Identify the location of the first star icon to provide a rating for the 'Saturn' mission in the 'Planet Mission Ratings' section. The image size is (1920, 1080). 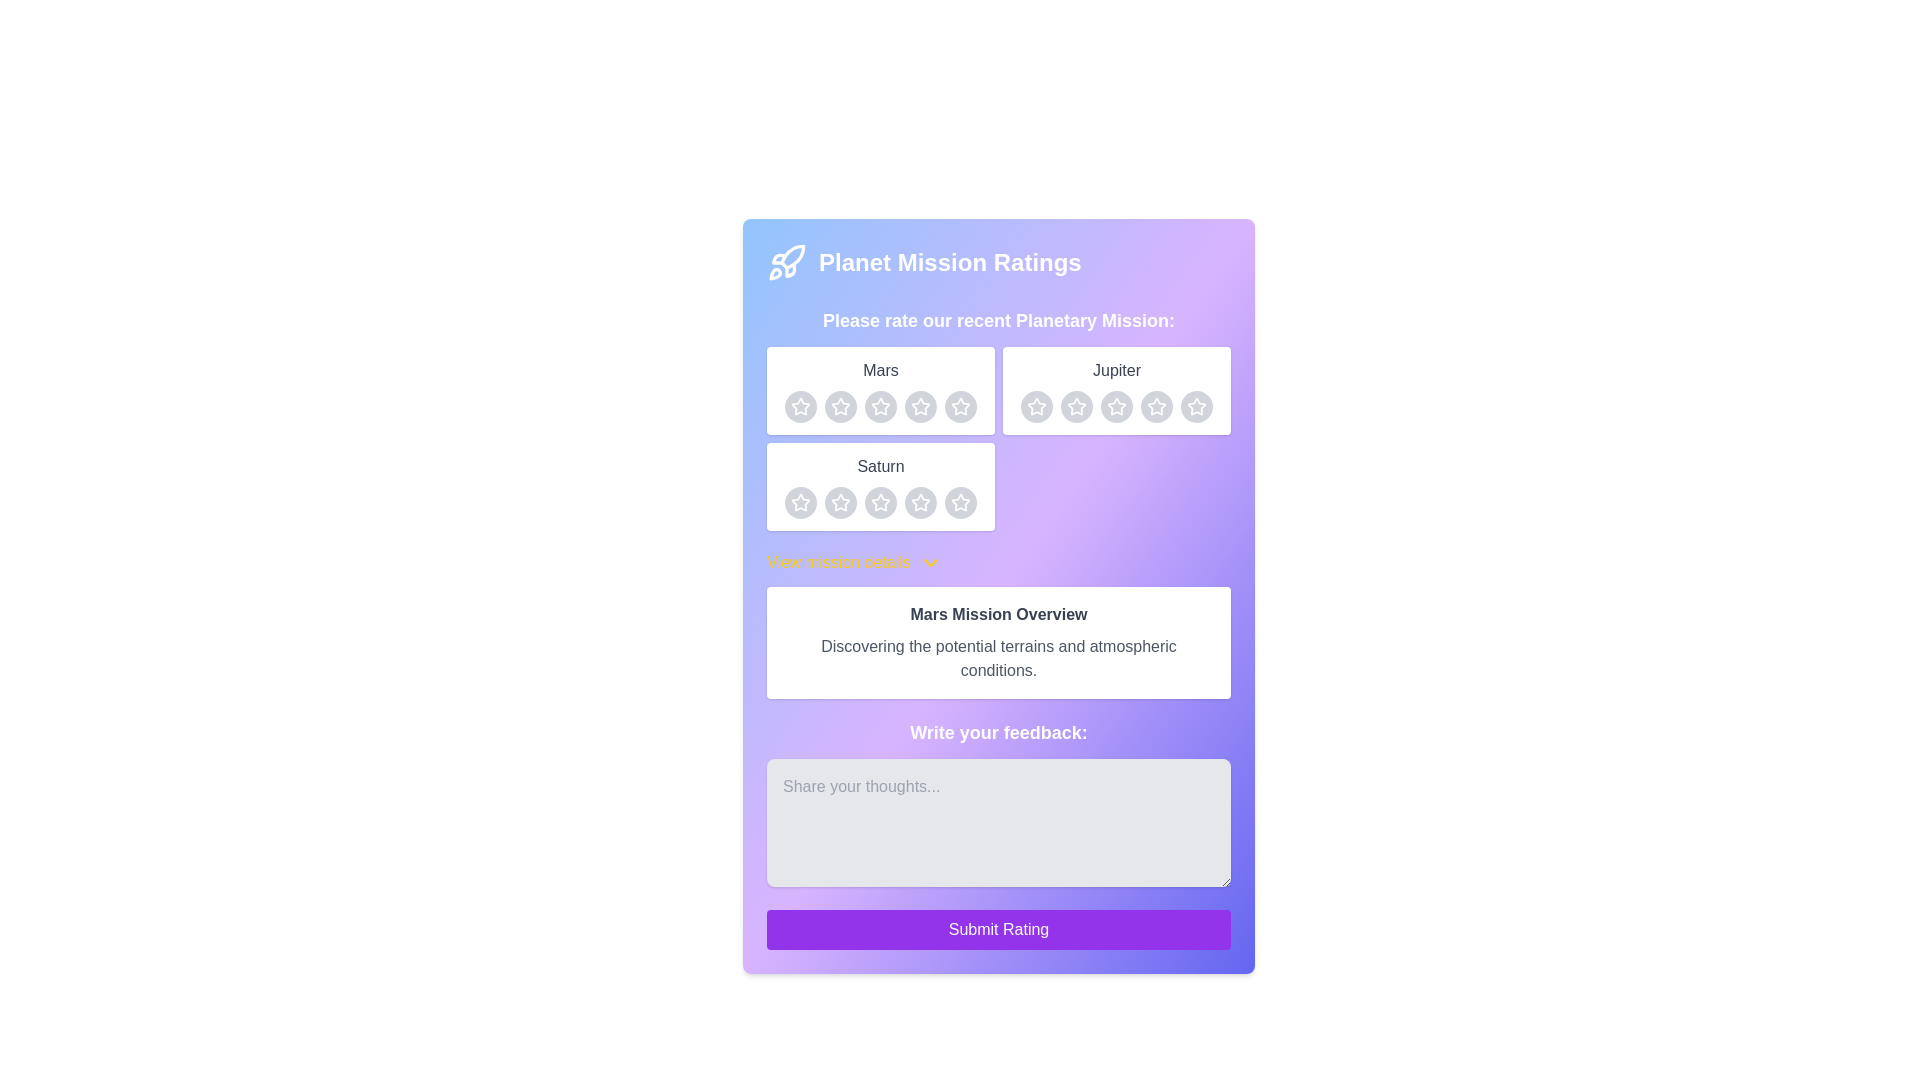
(800, 500).